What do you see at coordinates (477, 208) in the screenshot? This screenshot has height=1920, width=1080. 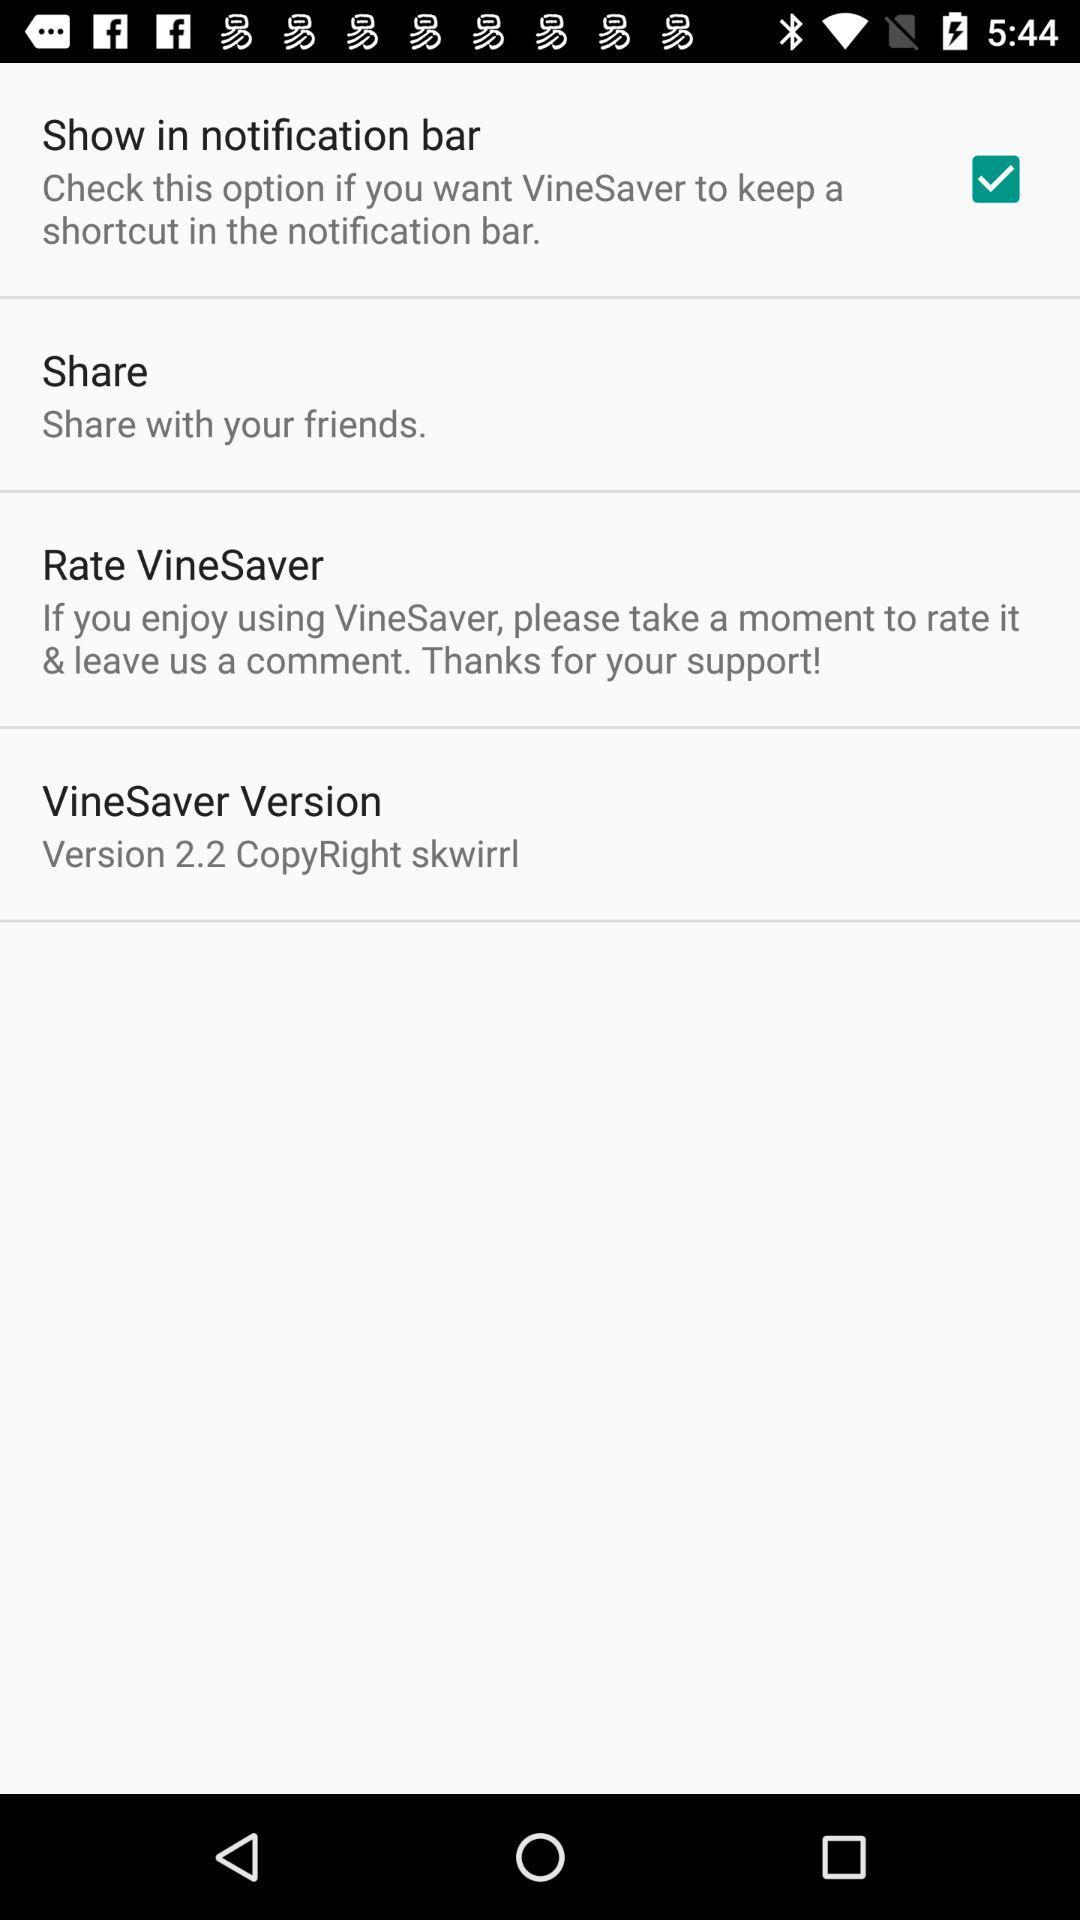 I see `icon below the show in notification app` at bounding box center [477, 208].